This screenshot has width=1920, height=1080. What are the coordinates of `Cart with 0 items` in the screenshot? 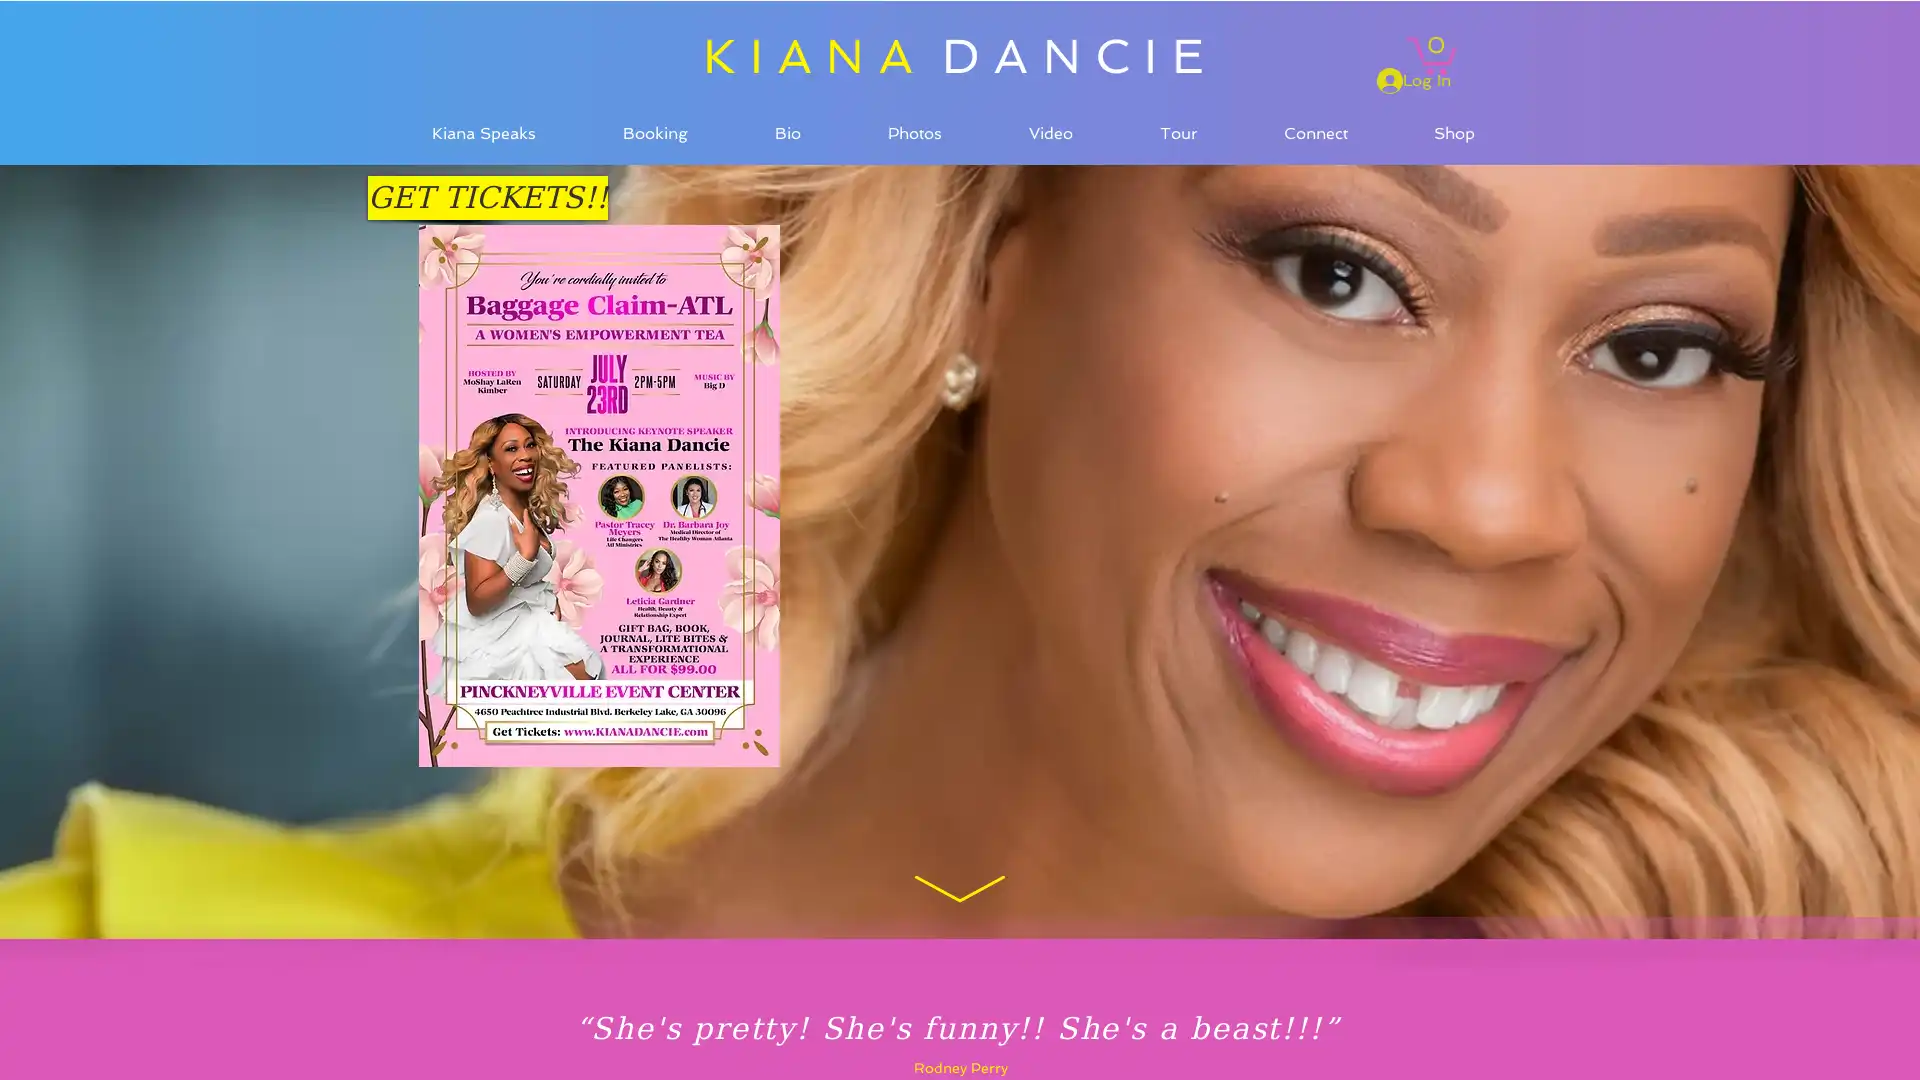 It's located at (1430, 52).